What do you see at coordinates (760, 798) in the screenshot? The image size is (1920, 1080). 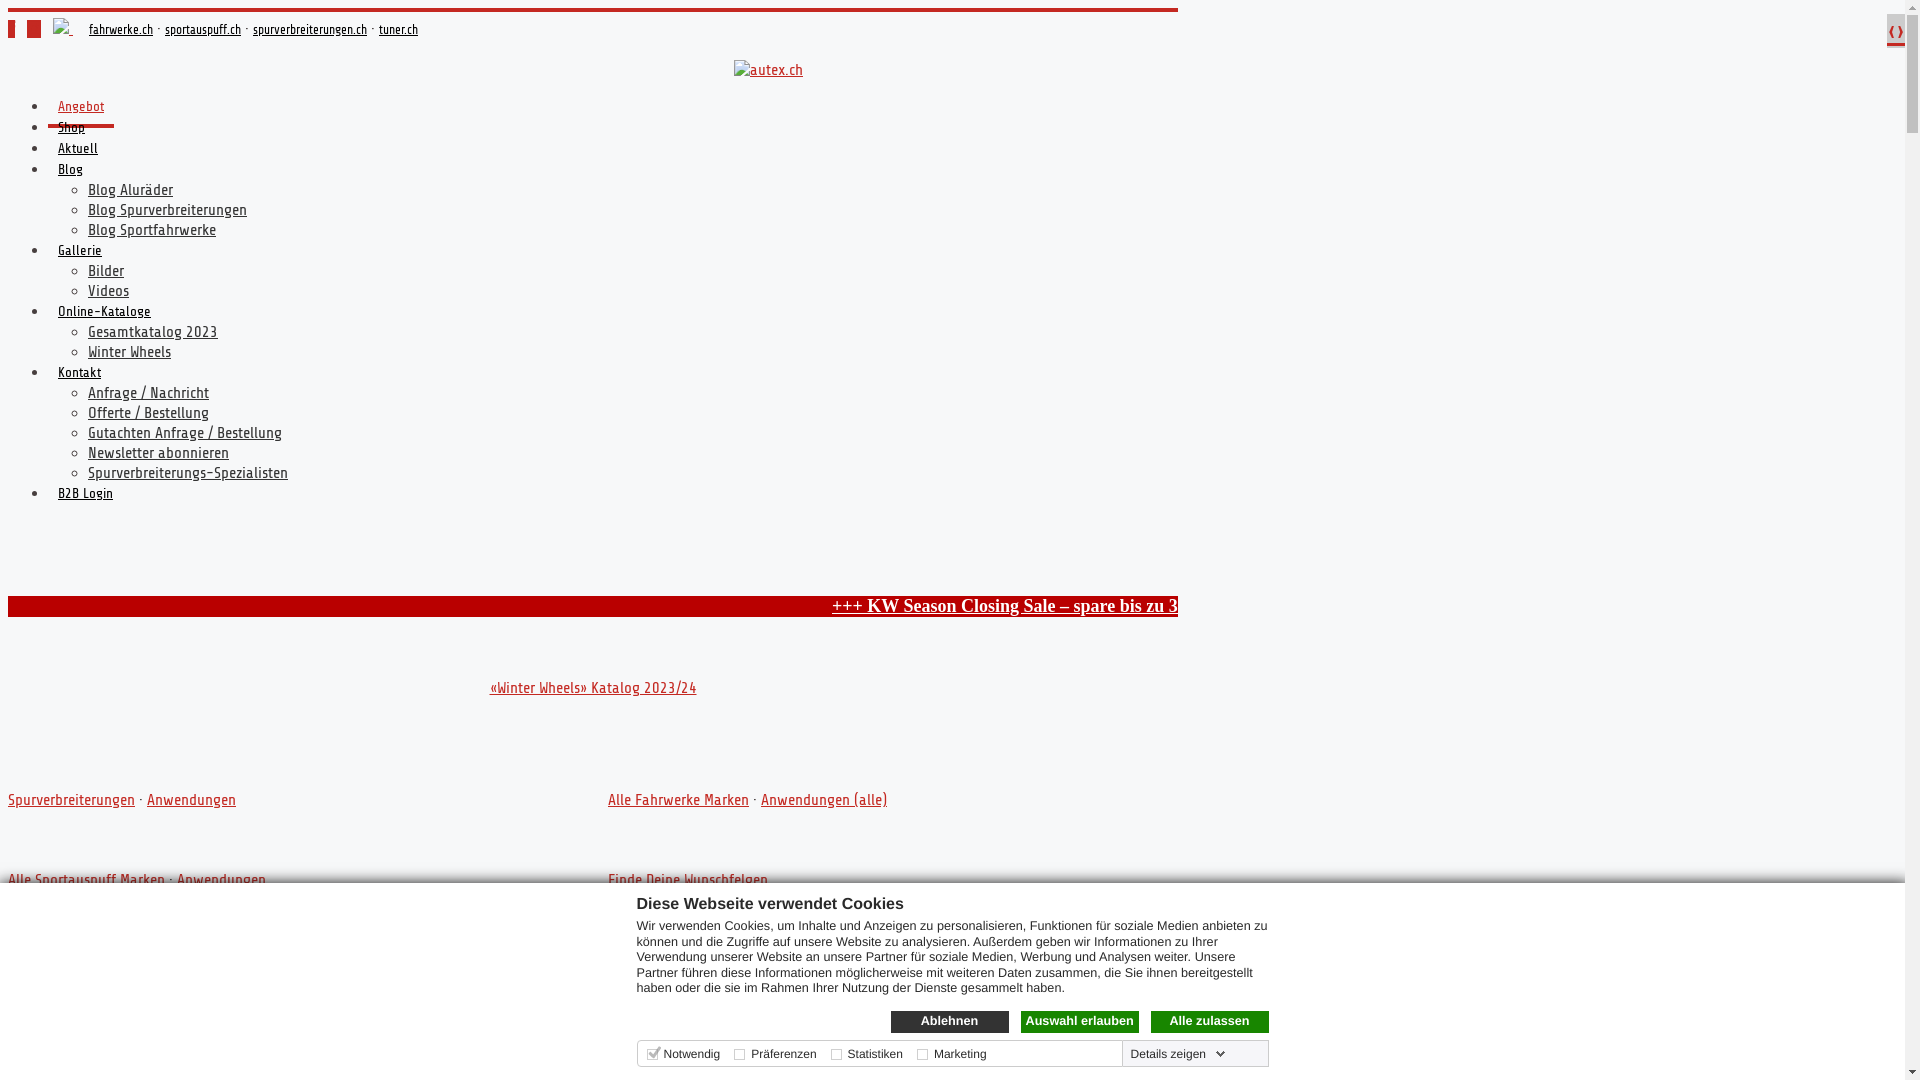 I see `'Anwendungen (alle)'` at bounding box center [760, 798].